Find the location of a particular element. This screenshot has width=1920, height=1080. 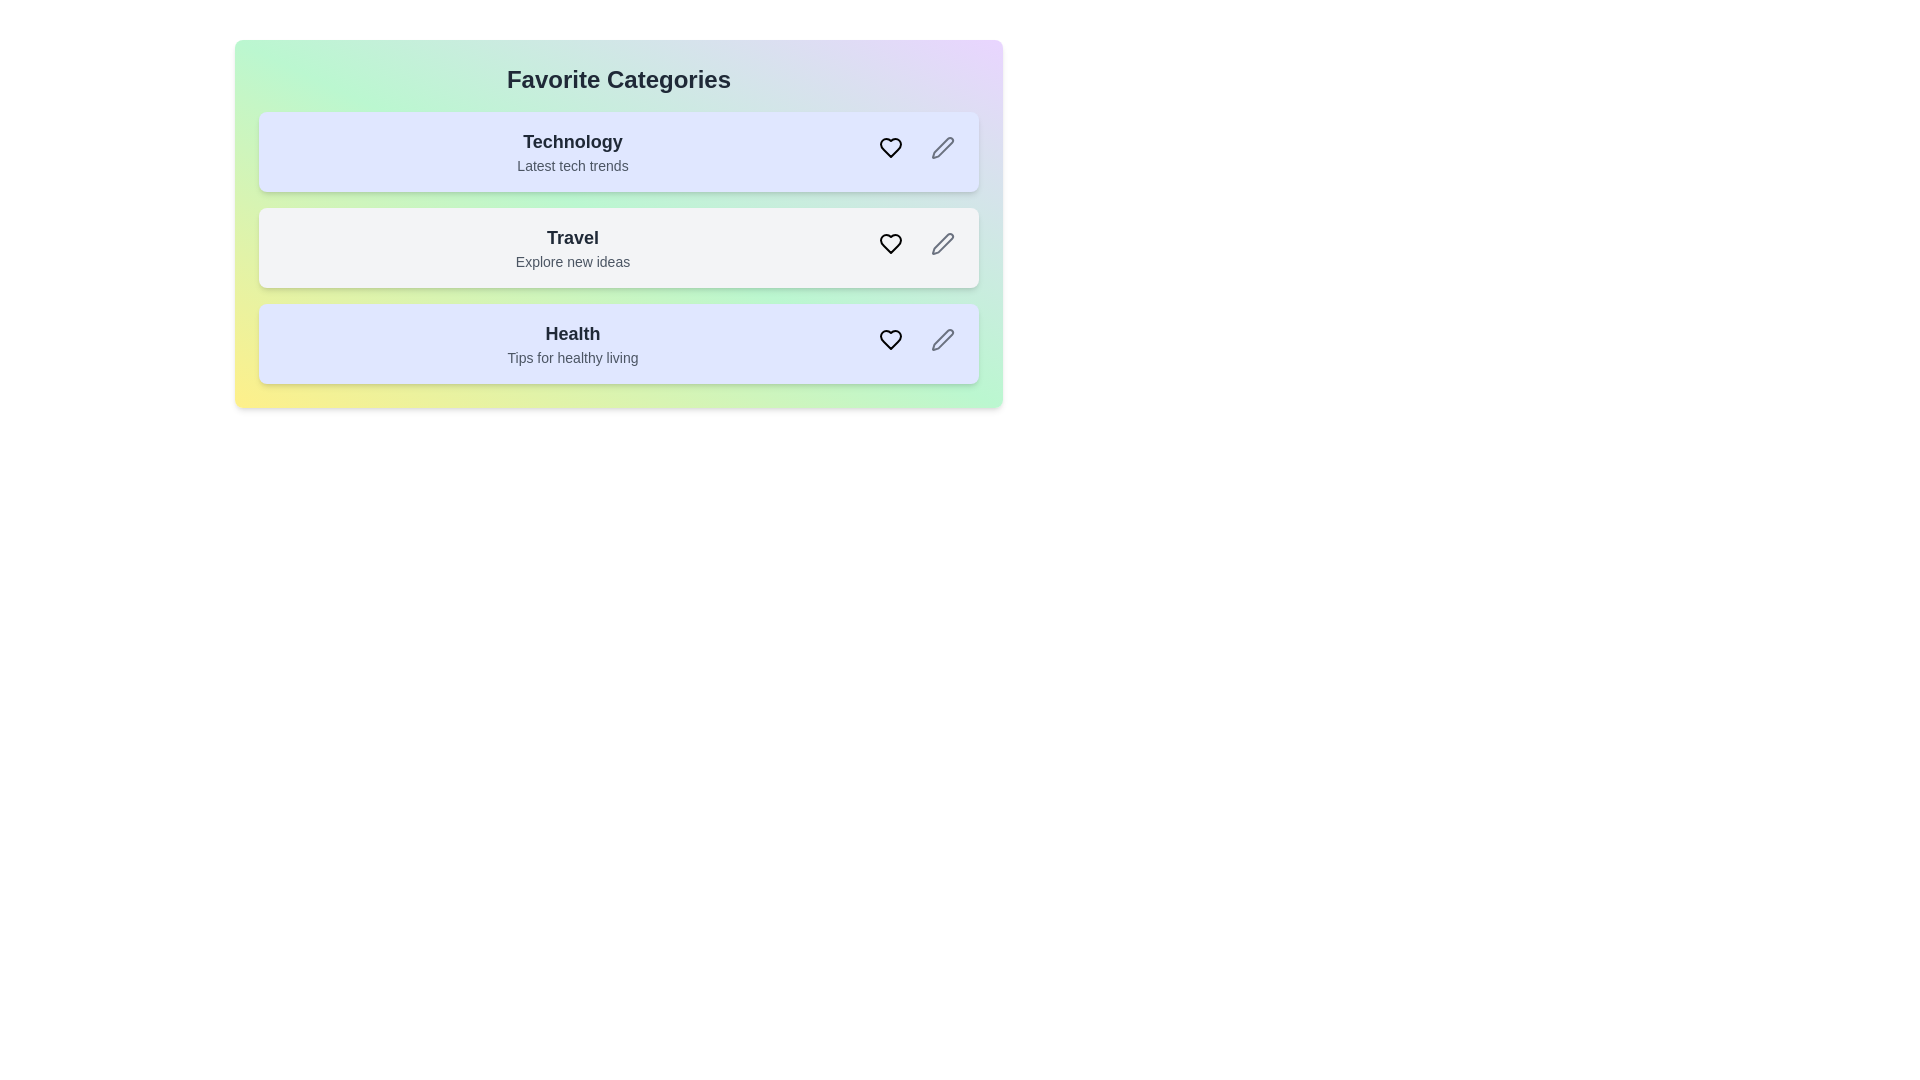

the heart icon button to toggle the favorite status of the category Technology is located at coordinates (890, 146).